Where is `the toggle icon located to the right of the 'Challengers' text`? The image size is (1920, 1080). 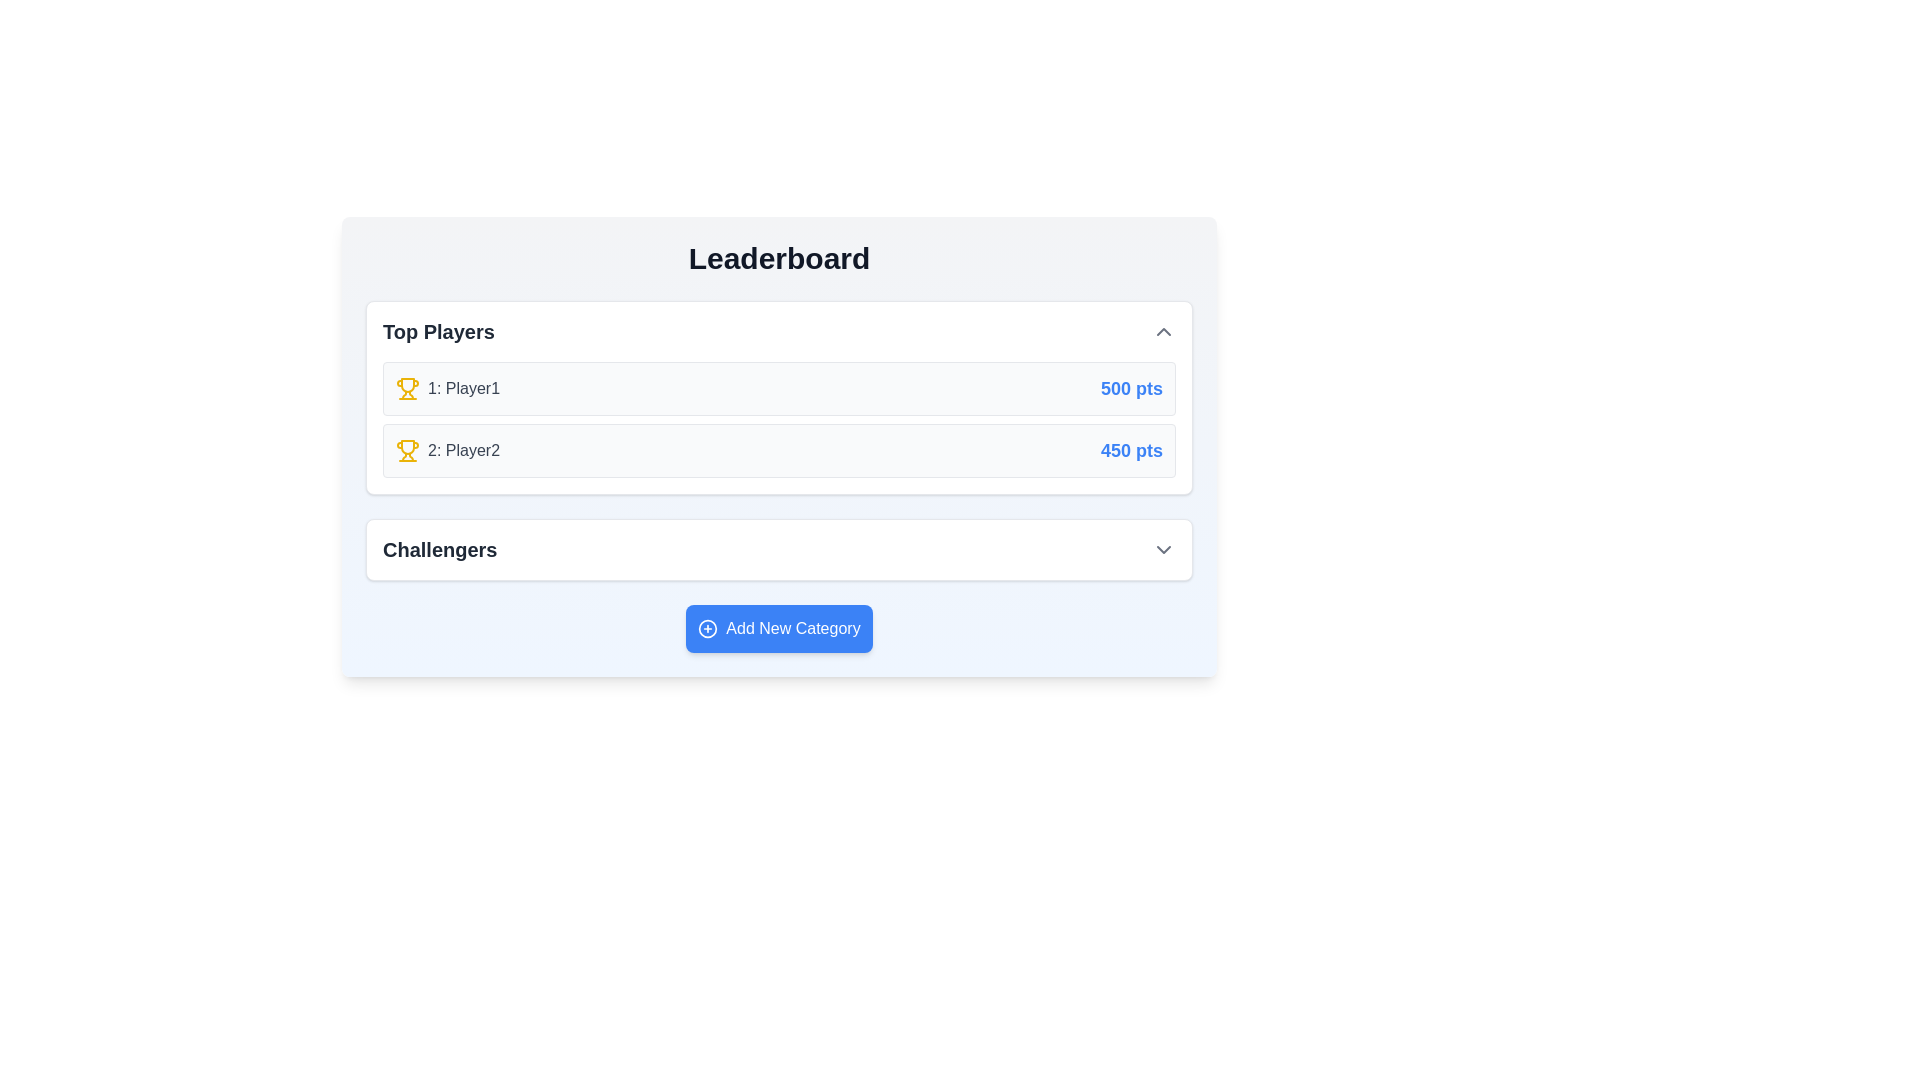
the toggle icon located to the right of the 'Challengers' text is located at coordinates (1163, 550).